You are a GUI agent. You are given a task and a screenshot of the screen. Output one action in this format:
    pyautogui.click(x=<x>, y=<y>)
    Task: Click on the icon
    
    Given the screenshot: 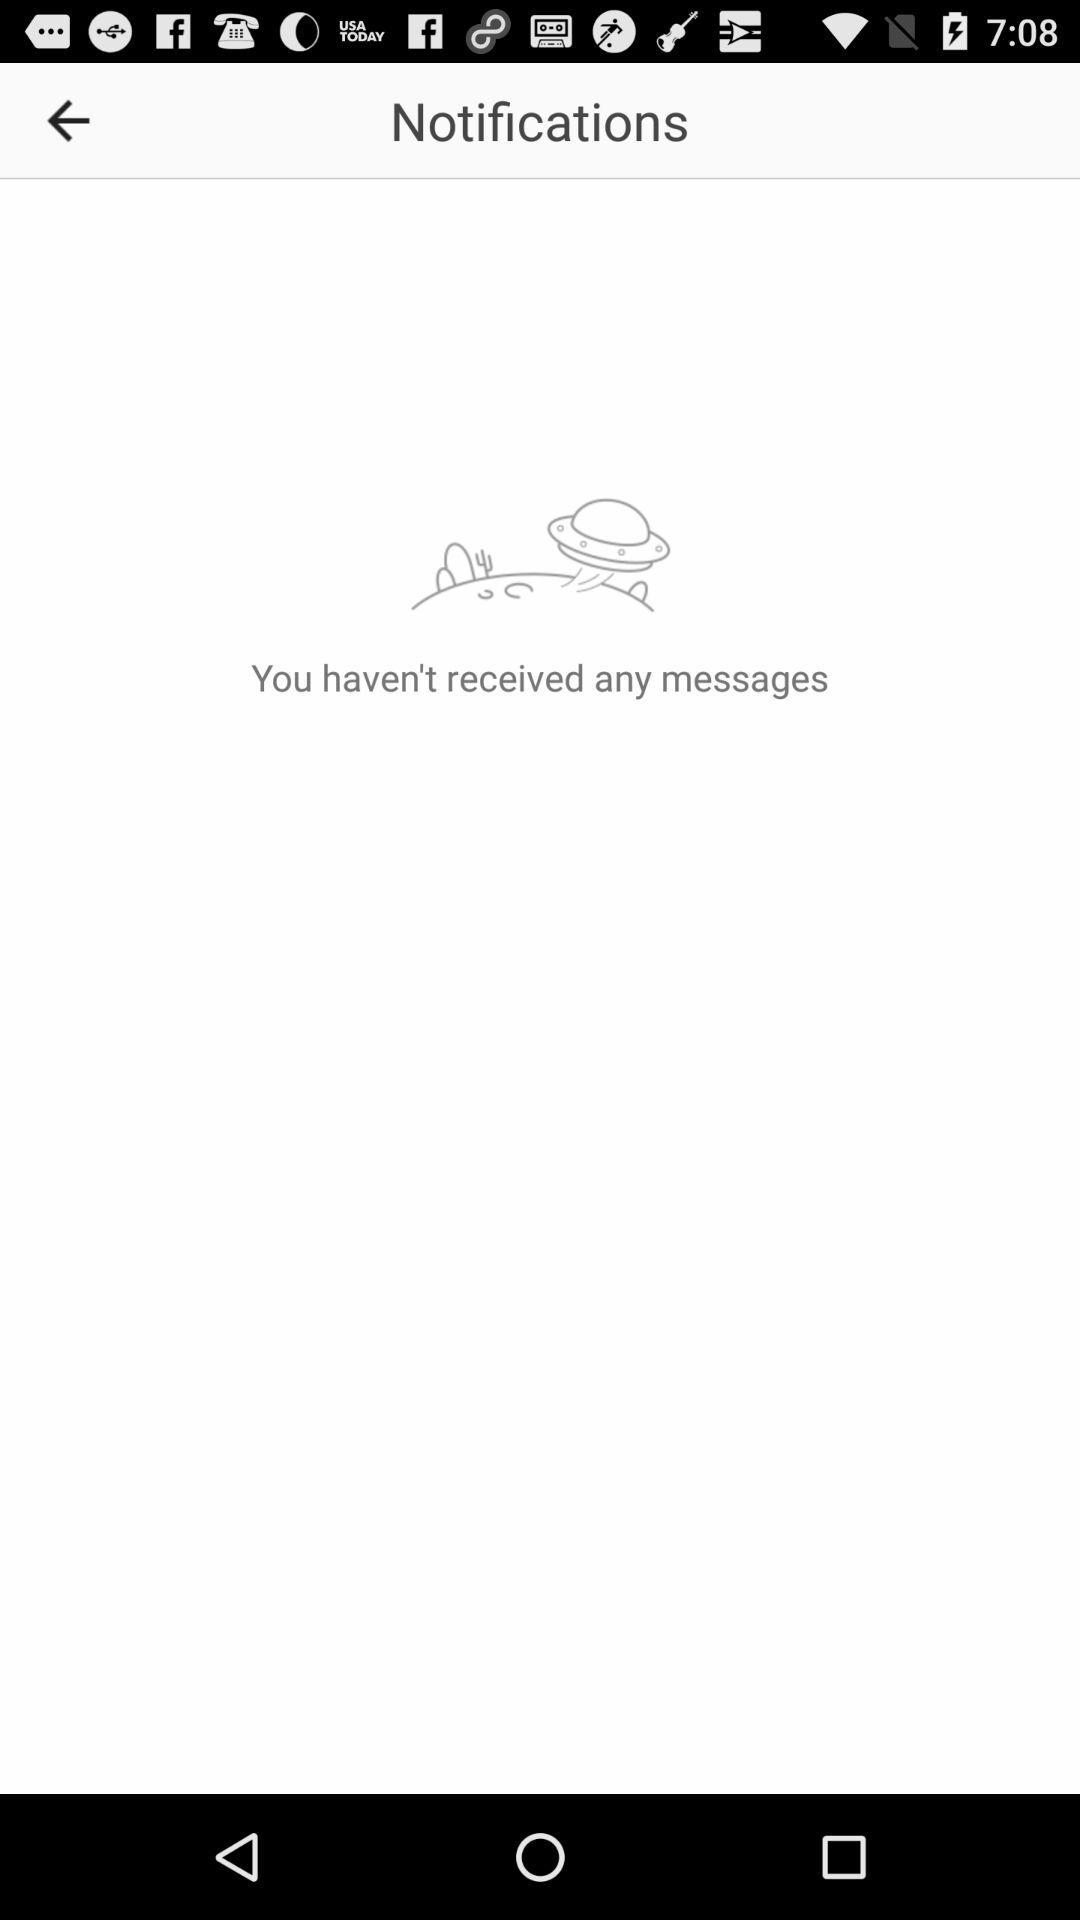 What is the action you would take?
    pyautogui.click(x=74, y=119)
    